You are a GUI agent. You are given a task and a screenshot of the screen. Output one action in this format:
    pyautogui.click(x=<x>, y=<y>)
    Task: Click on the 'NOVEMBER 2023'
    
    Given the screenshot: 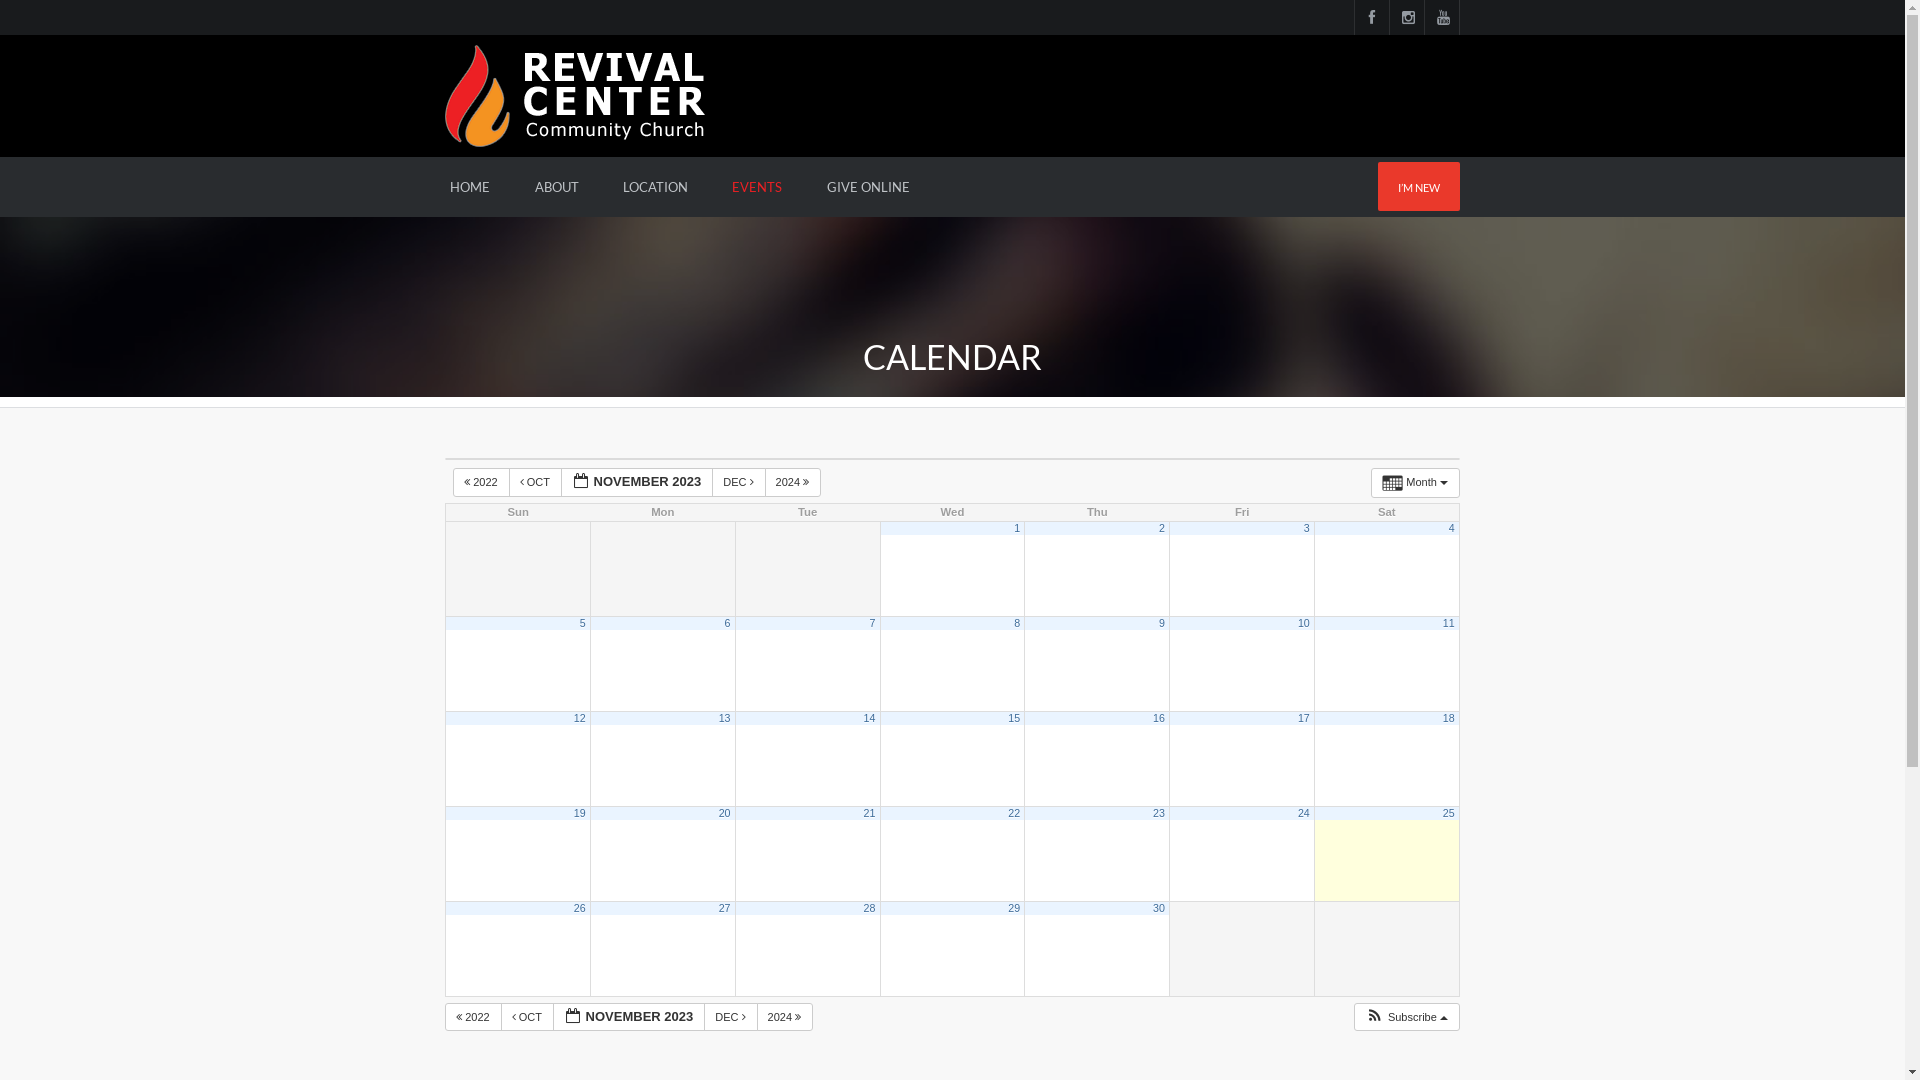 What is the action you would take?
    pyautogui.click(x=628, y=1017)
    